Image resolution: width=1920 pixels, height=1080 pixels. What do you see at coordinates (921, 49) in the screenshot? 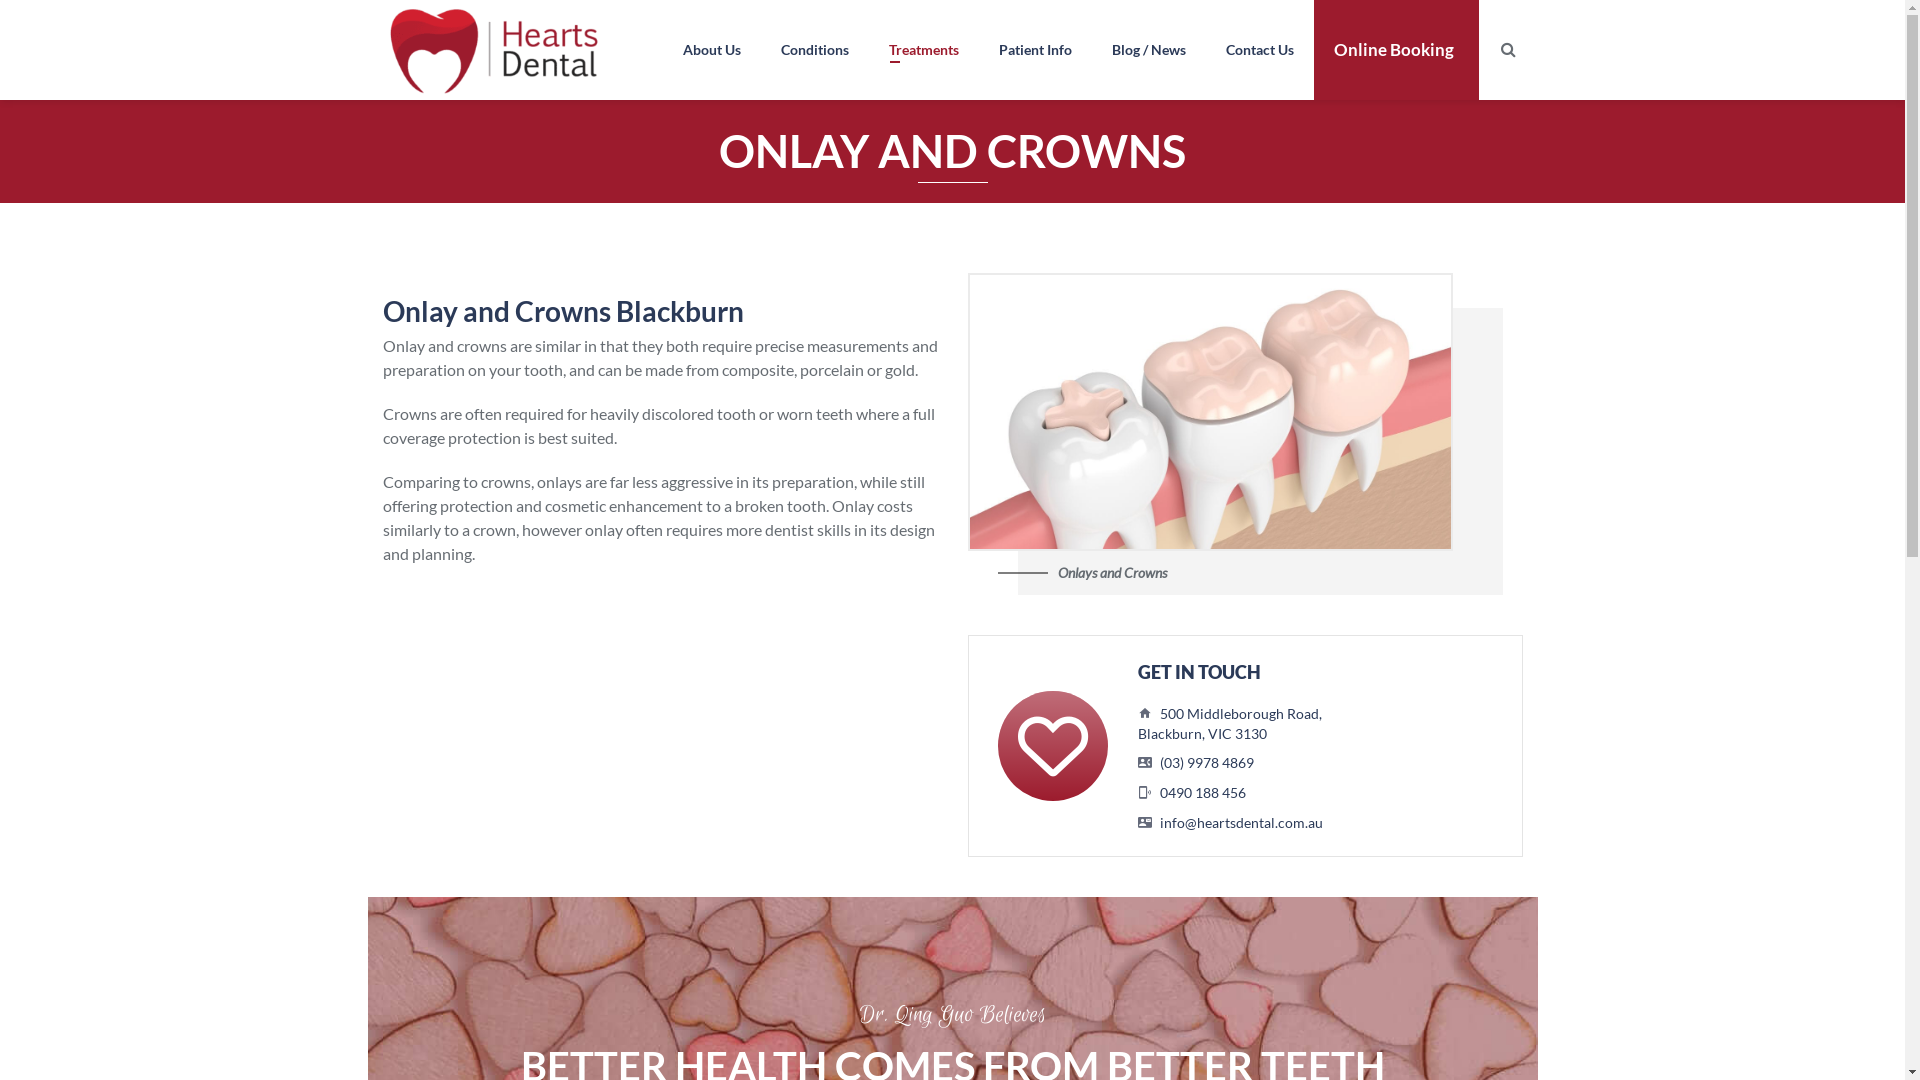
I see `'Treatments'` at bounding box center [921, 49].